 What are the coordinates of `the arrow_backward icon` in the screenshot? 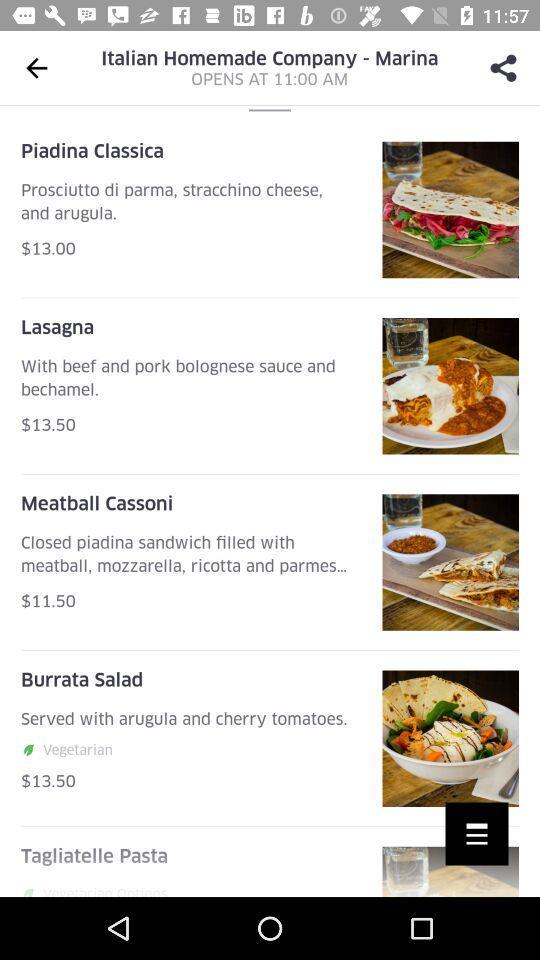 It's located at (36, 68).